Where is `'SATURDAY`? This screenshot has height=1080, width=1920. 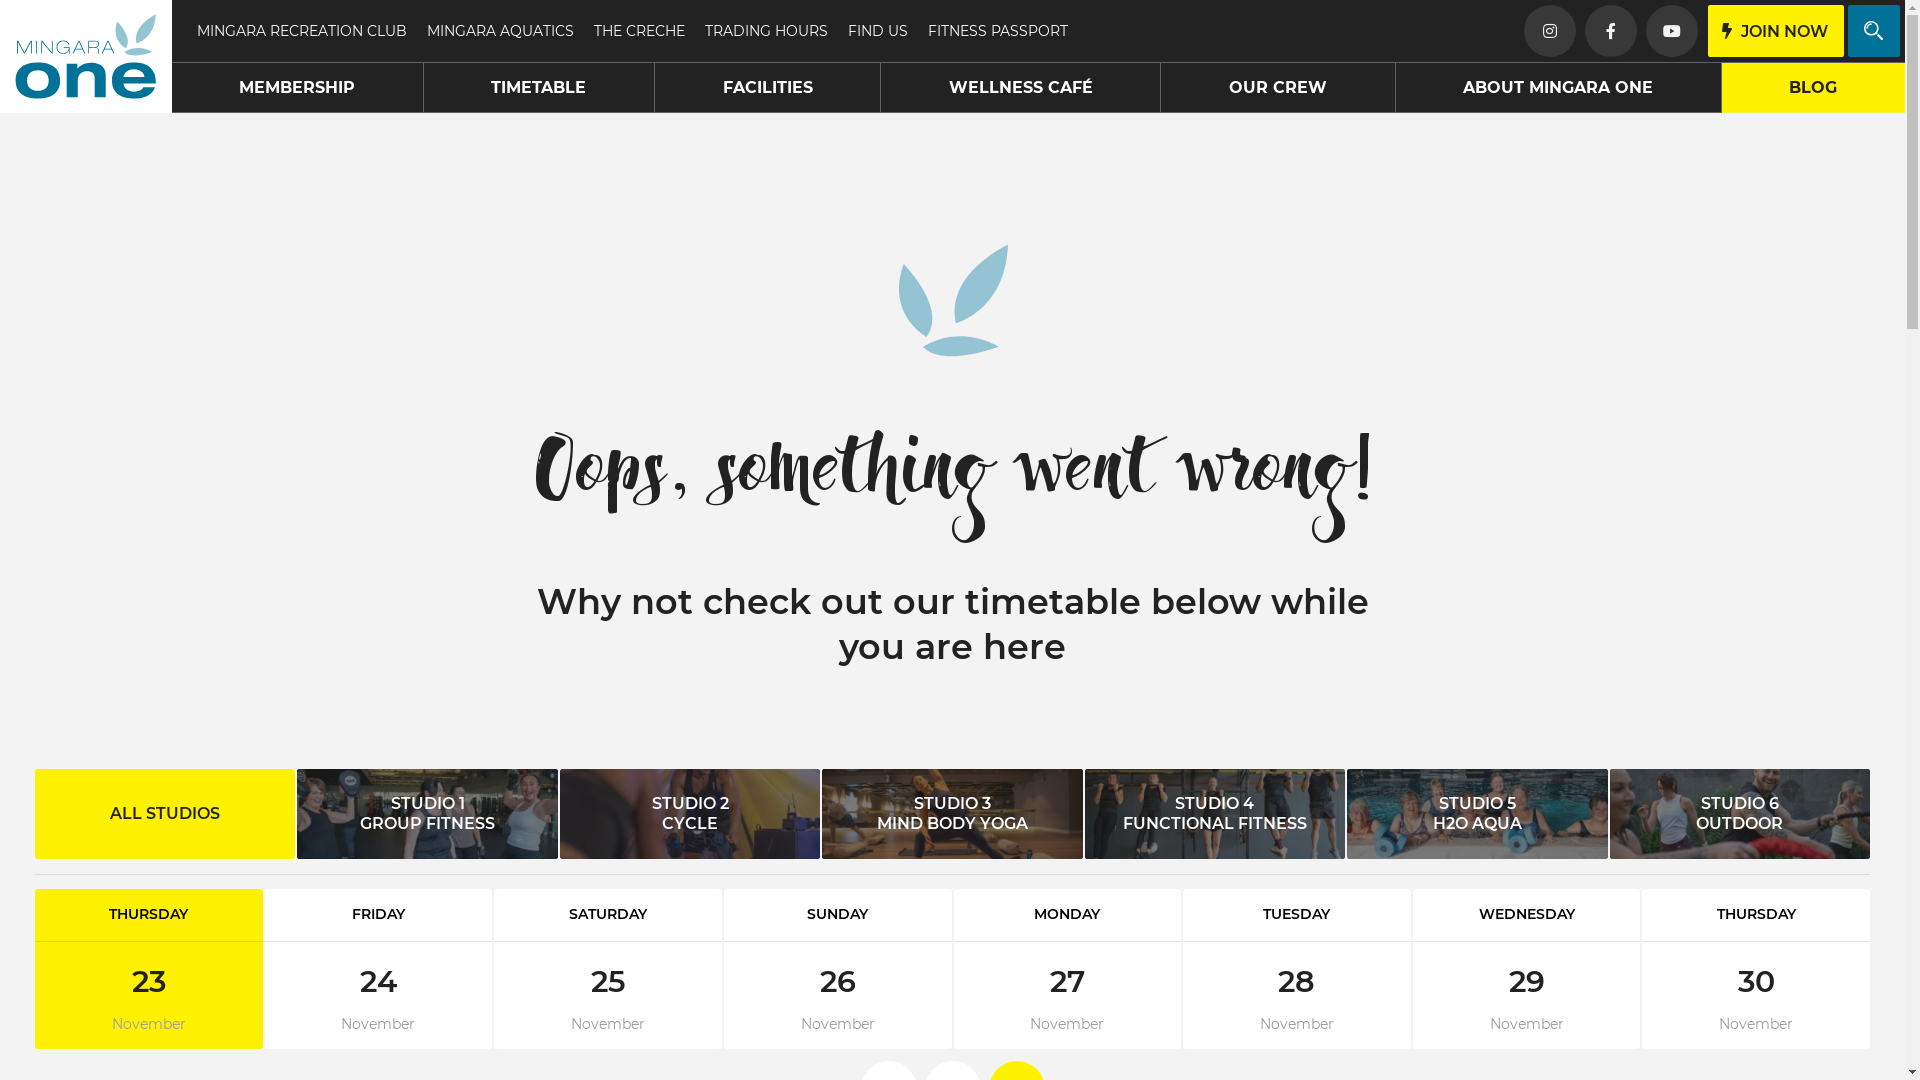 'SATURDAY is located at coordinates (607, 967).